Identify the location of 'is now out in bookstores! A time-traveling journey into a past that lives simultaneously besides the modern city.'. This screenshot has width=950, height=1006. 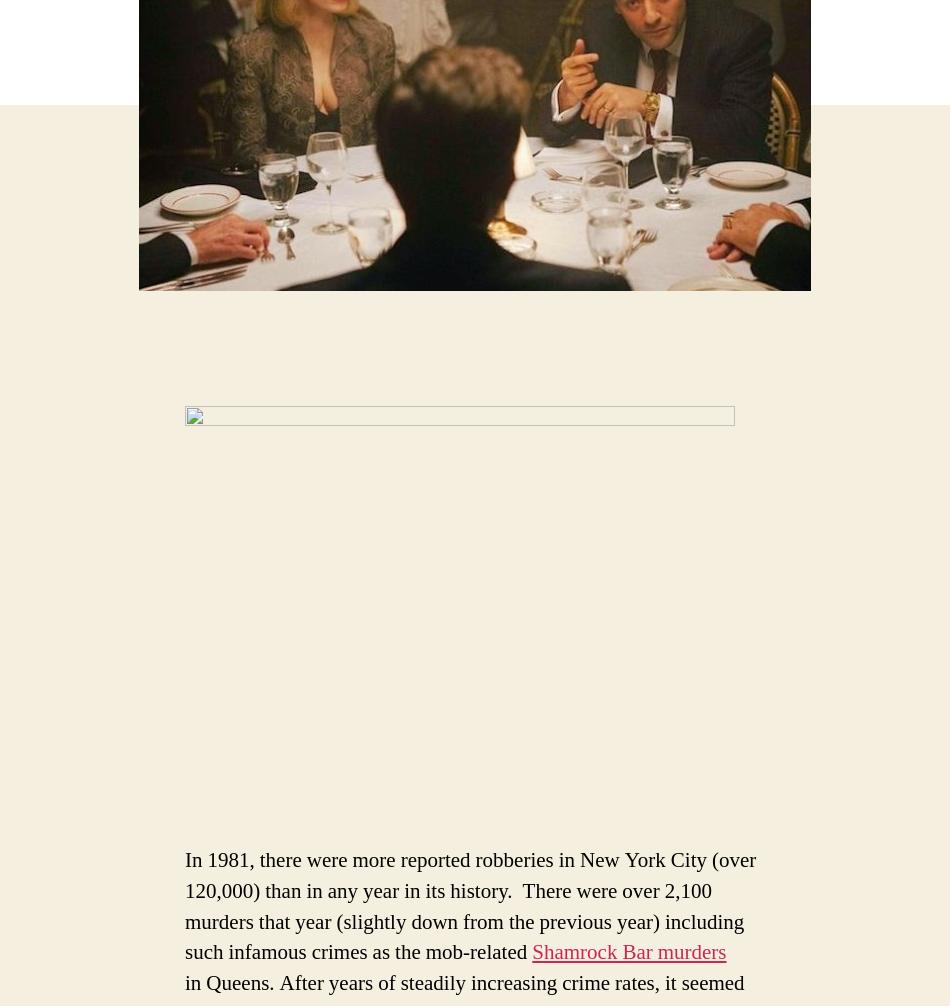
(691, 845).